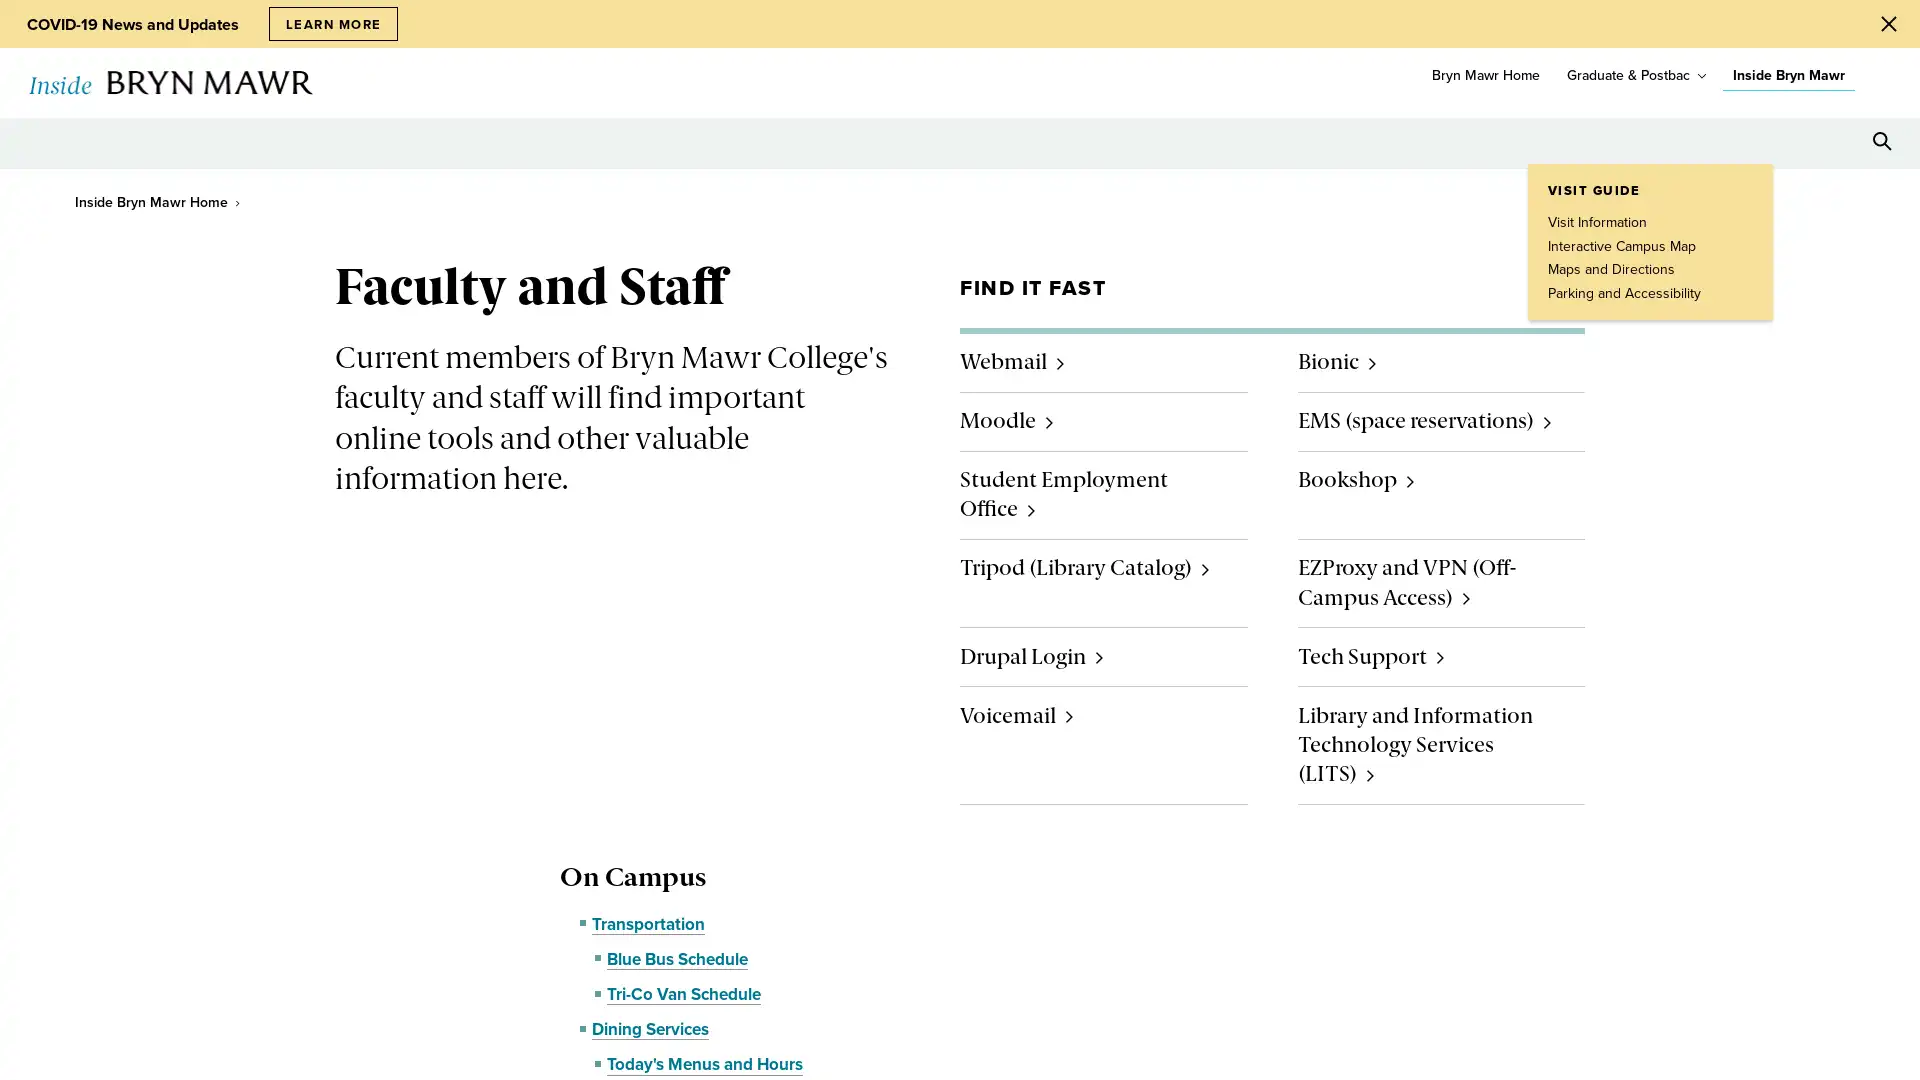 The height and width of the screenshot is (1080, 1920). What do you see at coordinates (1628, 74) in the screenshot?
I see `Graduate & Postbac` at bounding box center [1628, 74].